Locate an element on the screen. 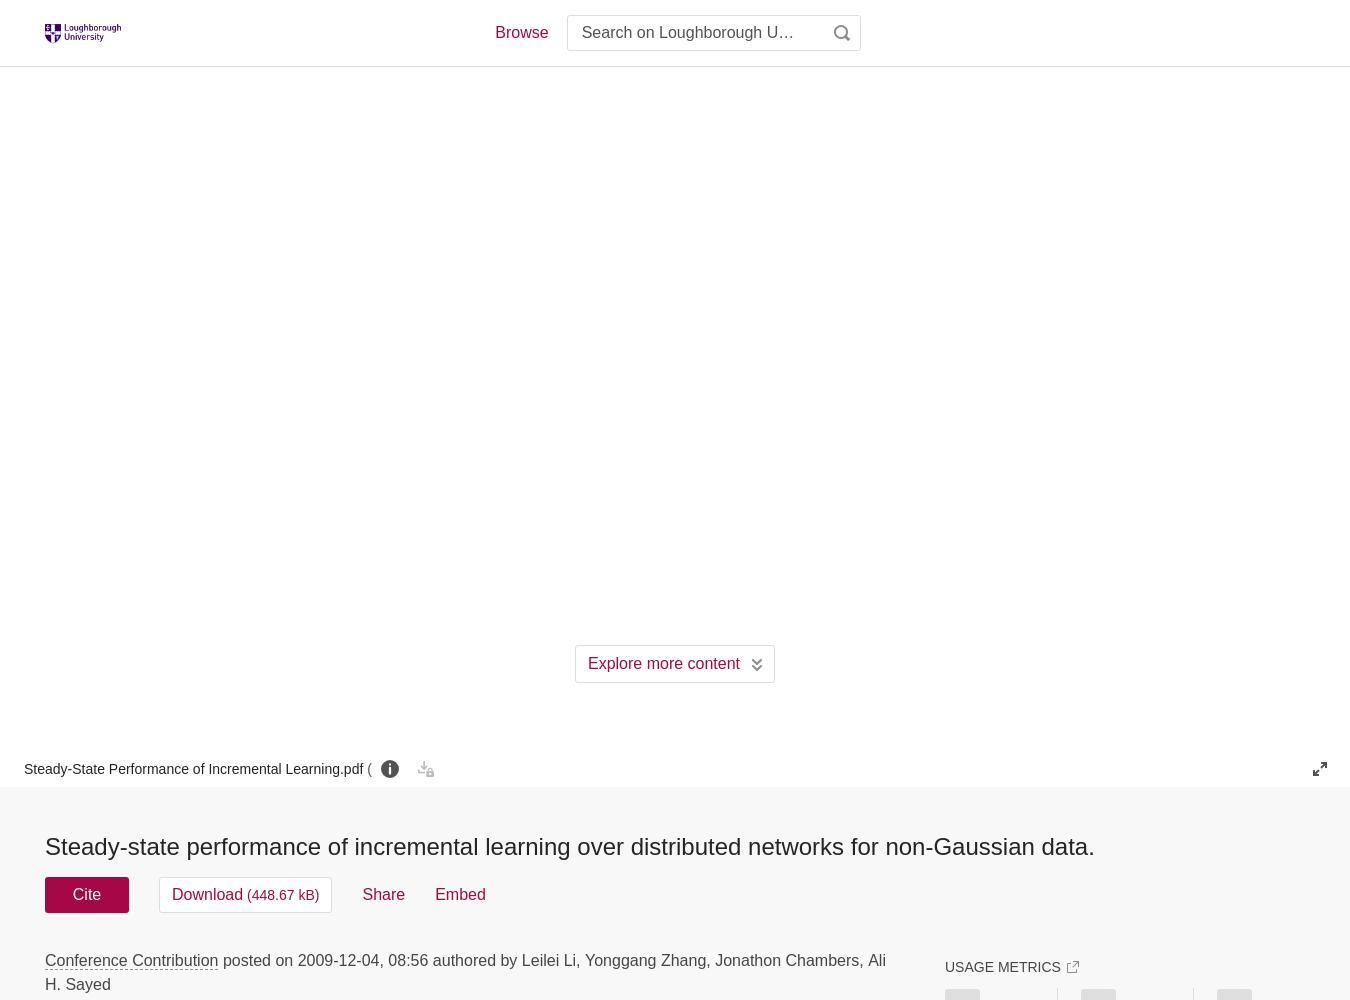 The height and width of the screenshot is (1000, 1350). 'authored by' is located at coordinates (473, 958).